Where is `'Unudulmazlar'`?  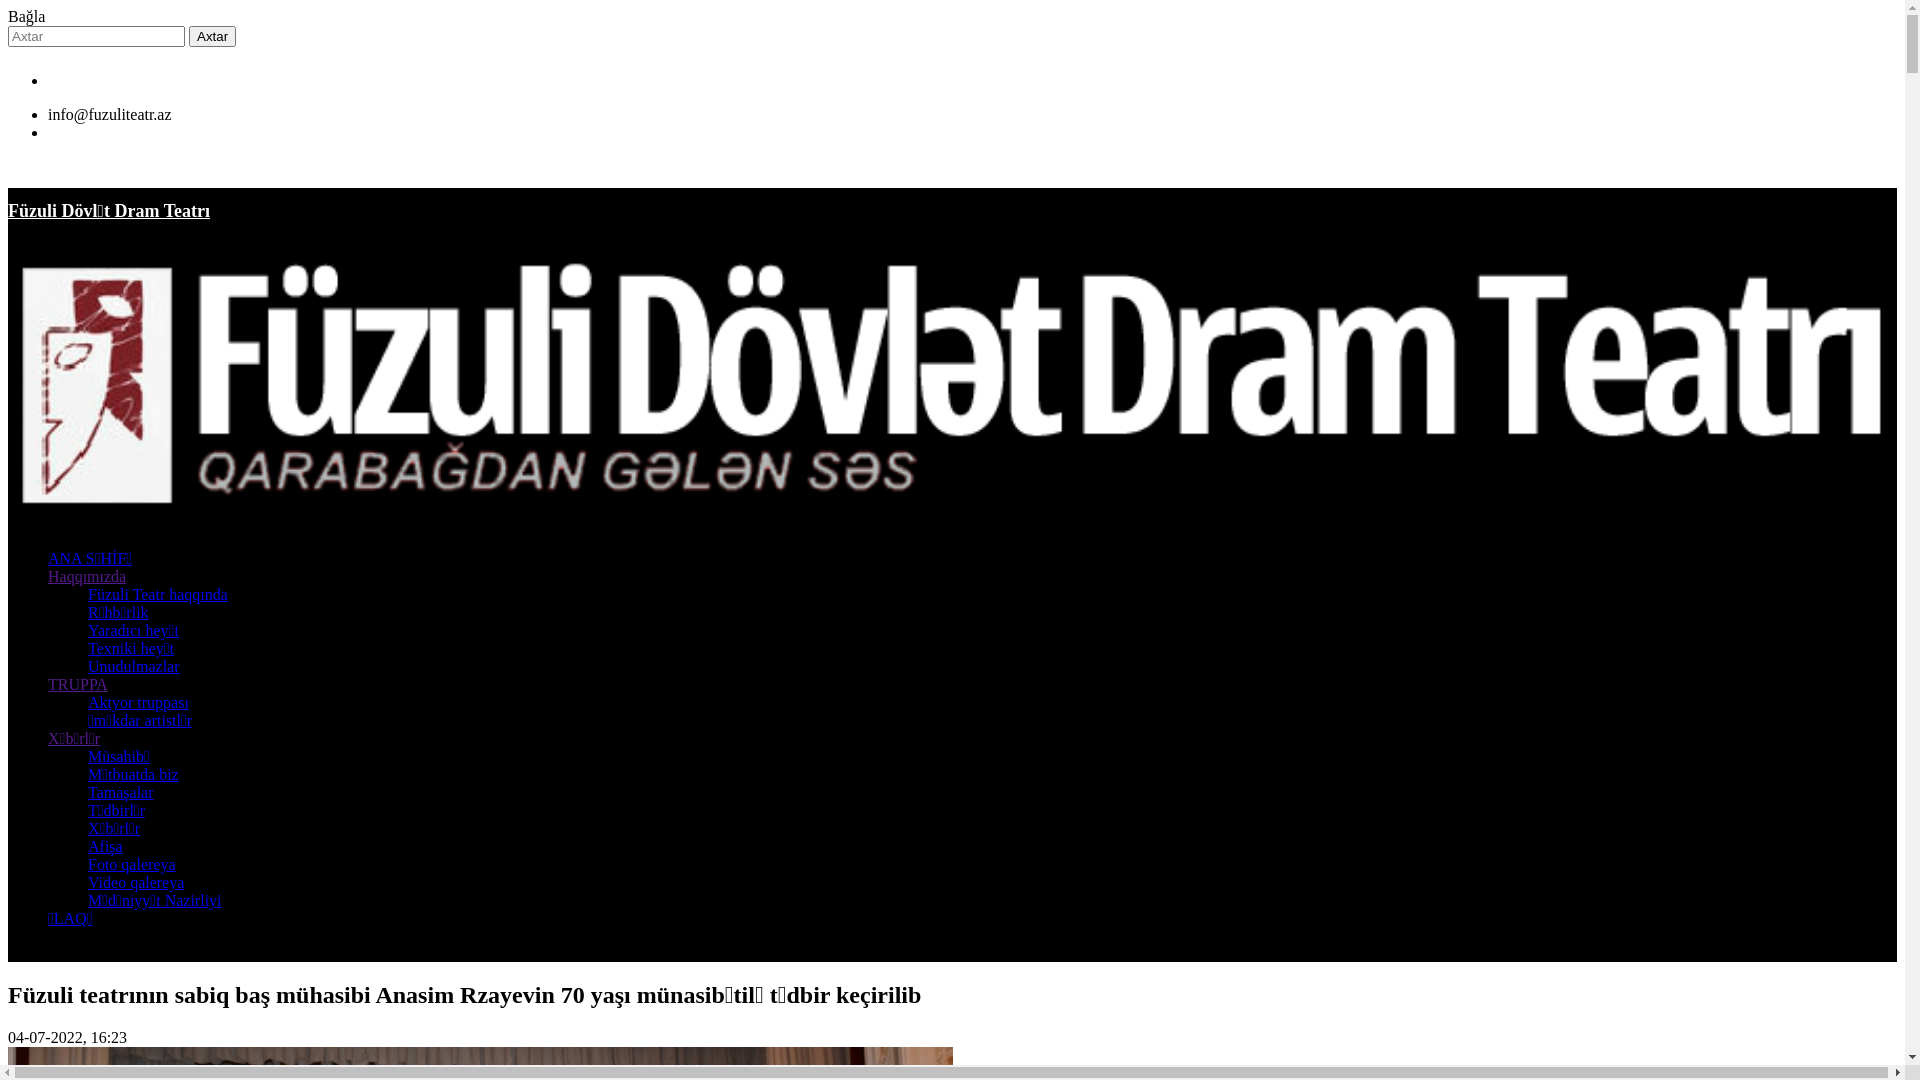 'Unudulmazlar' is located at coordinates (133, 666).